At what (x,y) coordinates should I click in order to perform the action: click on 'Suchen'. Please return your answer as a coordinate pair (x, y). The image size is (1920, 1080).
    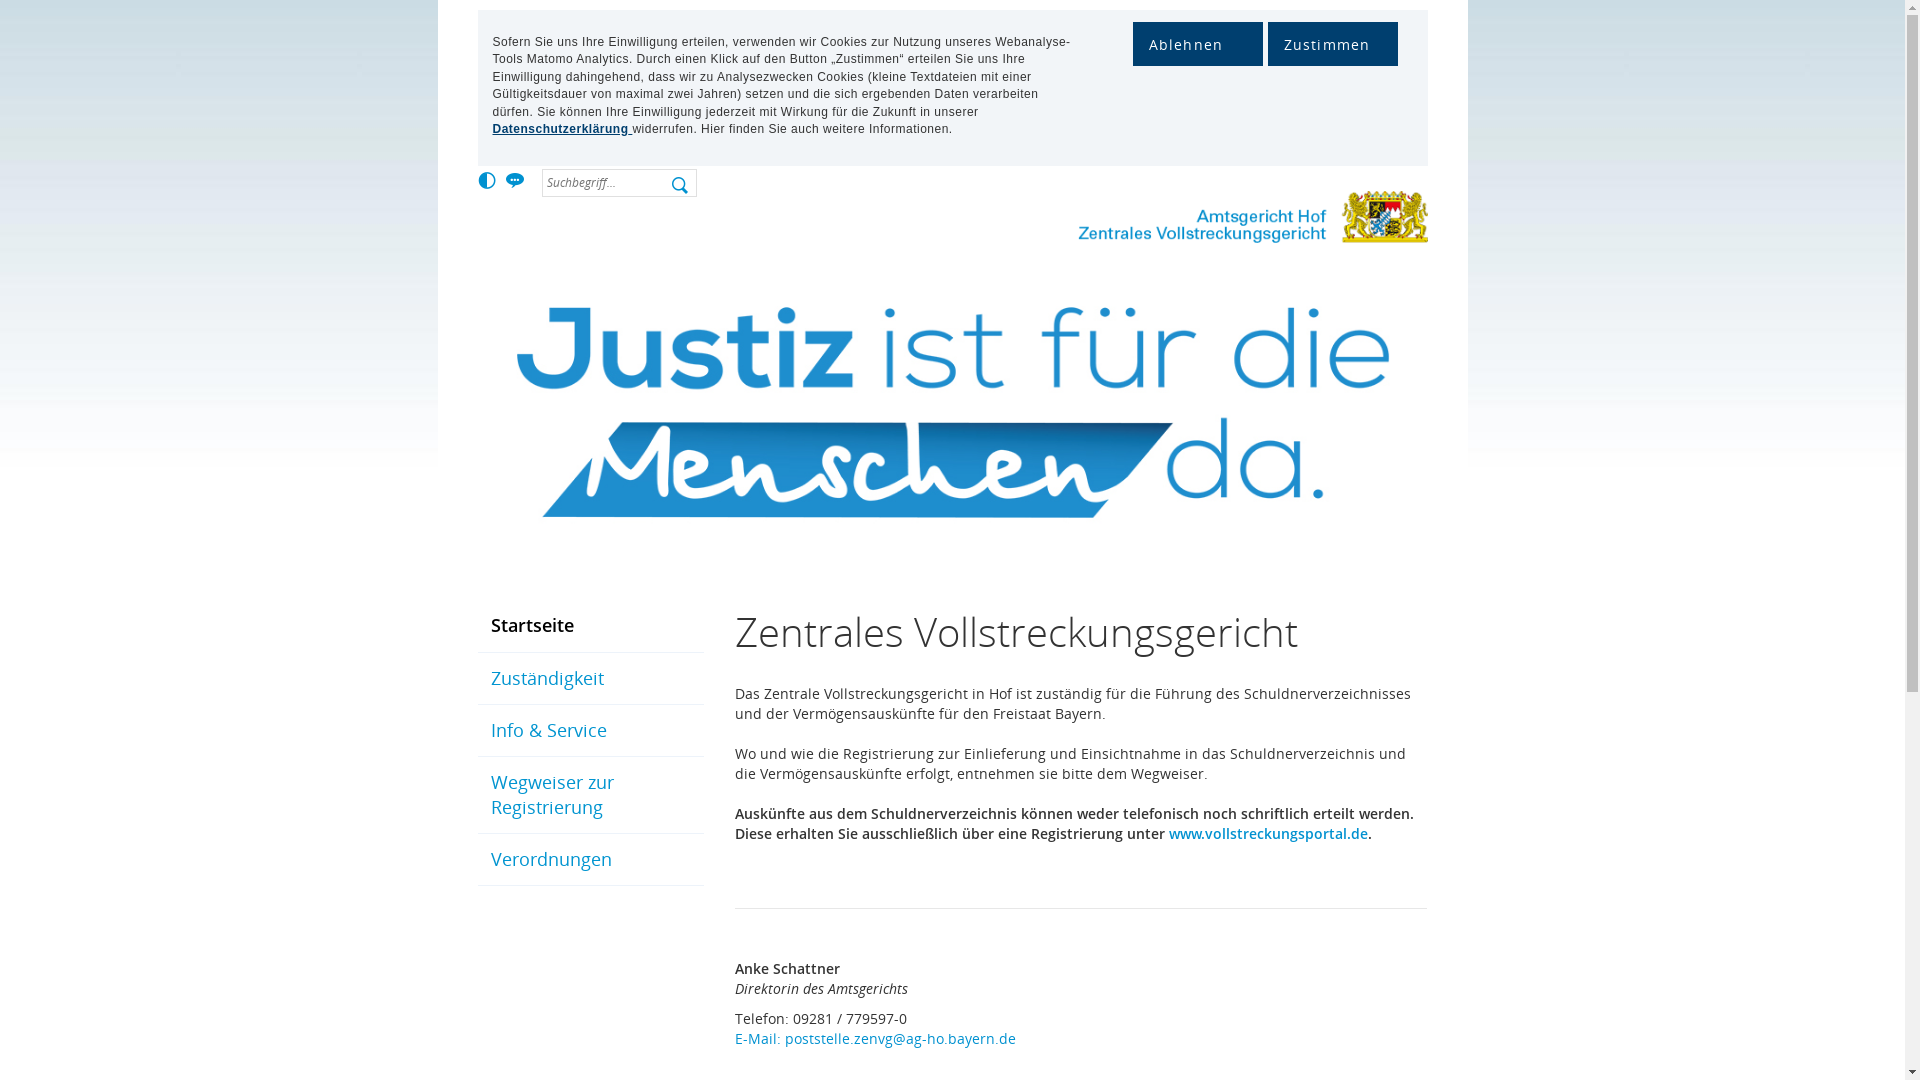
    Looking at the image, I should click on (682, 189).